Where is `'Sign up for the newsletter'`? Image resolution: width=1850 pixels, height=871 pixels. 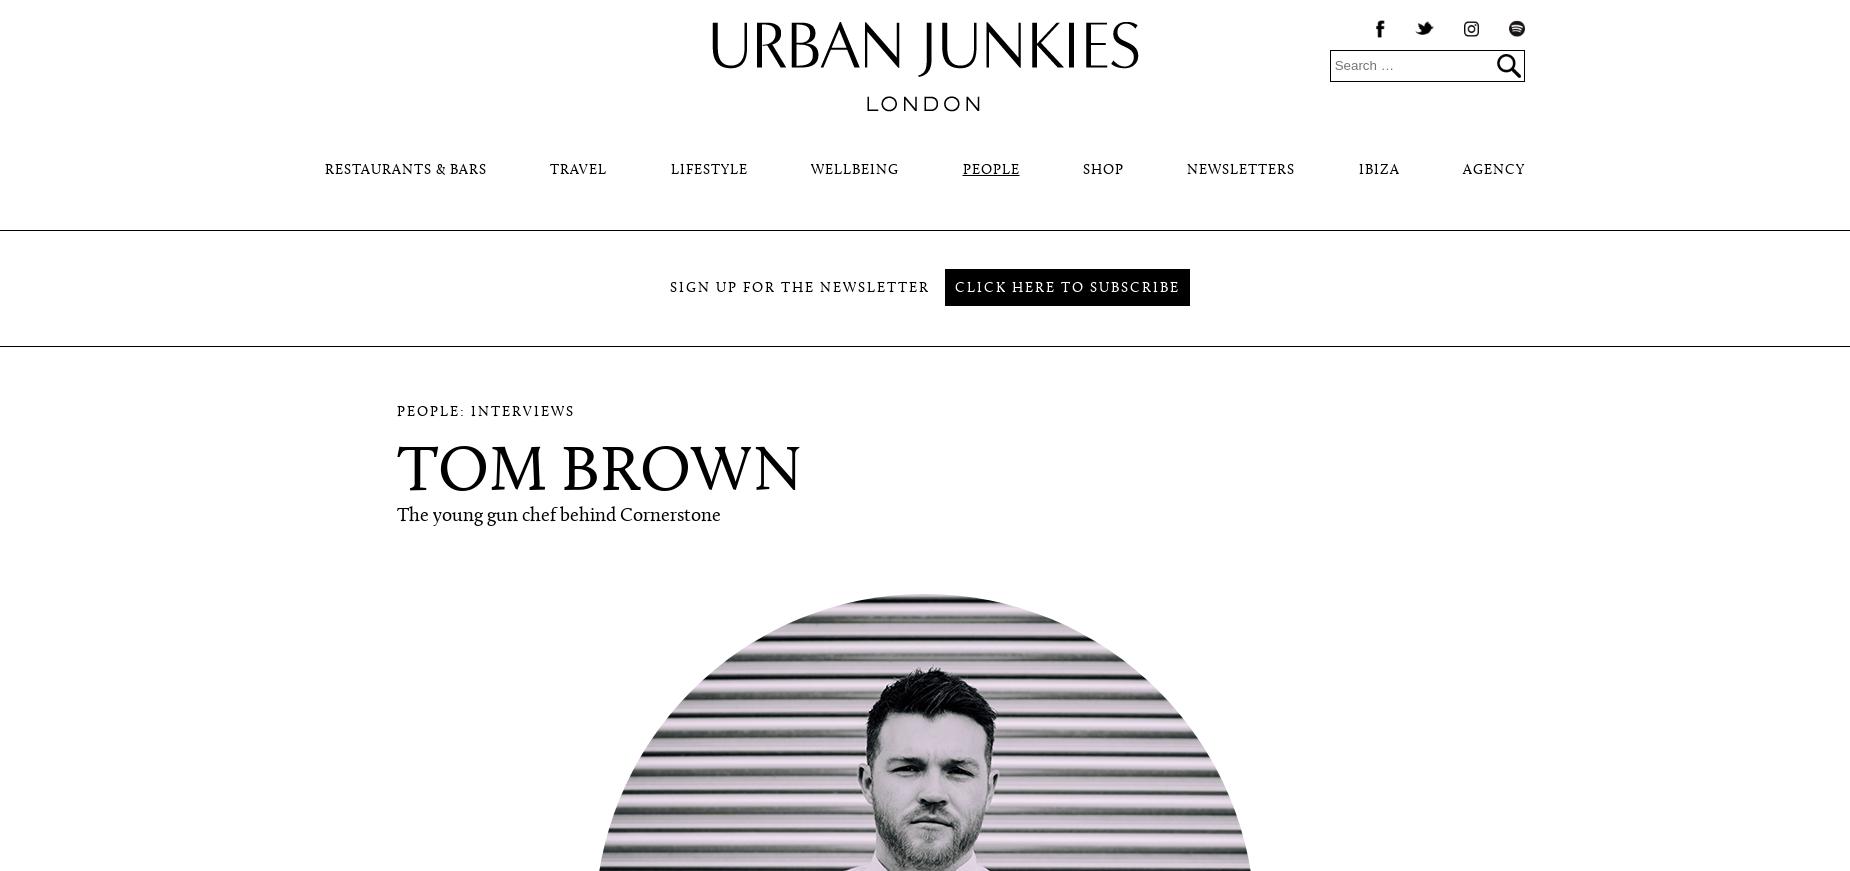 'Sign up for the newsletter' is located at coordinates (799, 288).